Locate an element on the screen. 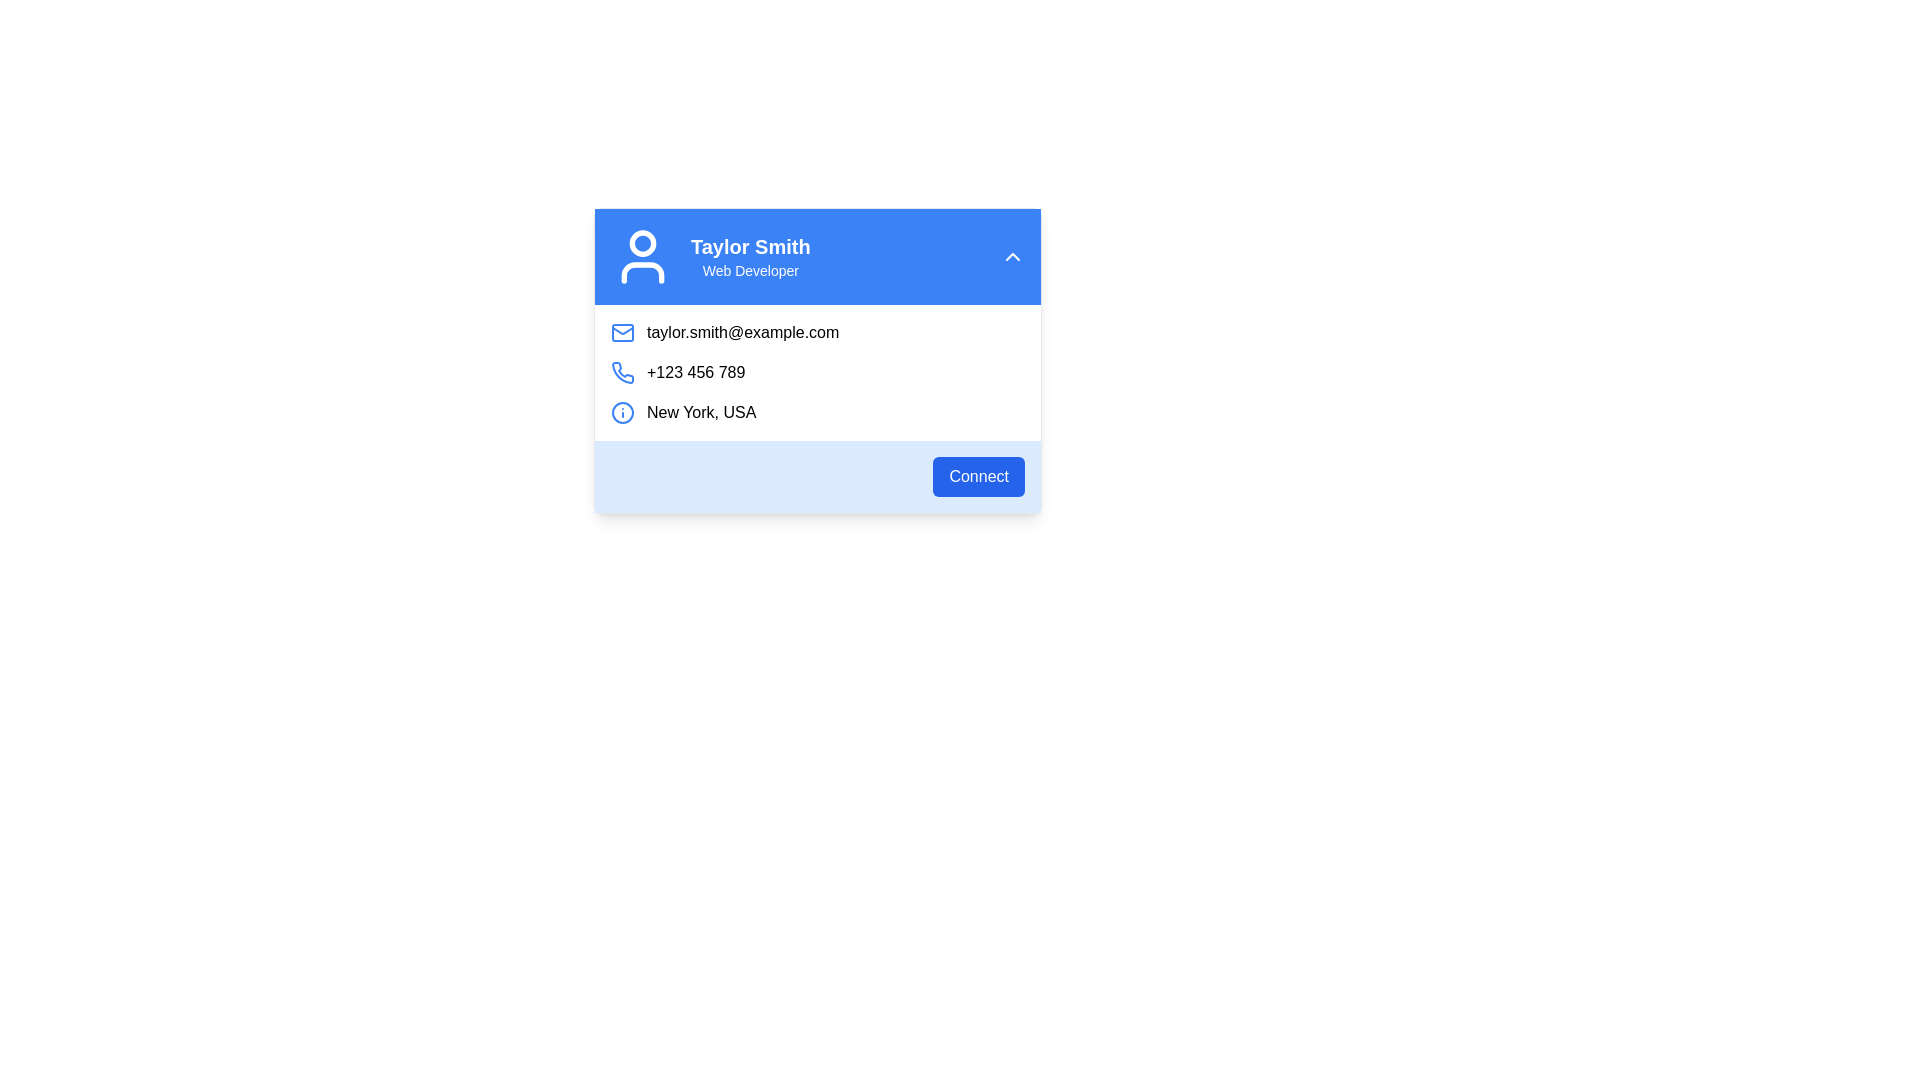  the SVG Circle representing the user's profile picture located at the top of the user's profile card within the blue header section is located at coordinates (643, 242).